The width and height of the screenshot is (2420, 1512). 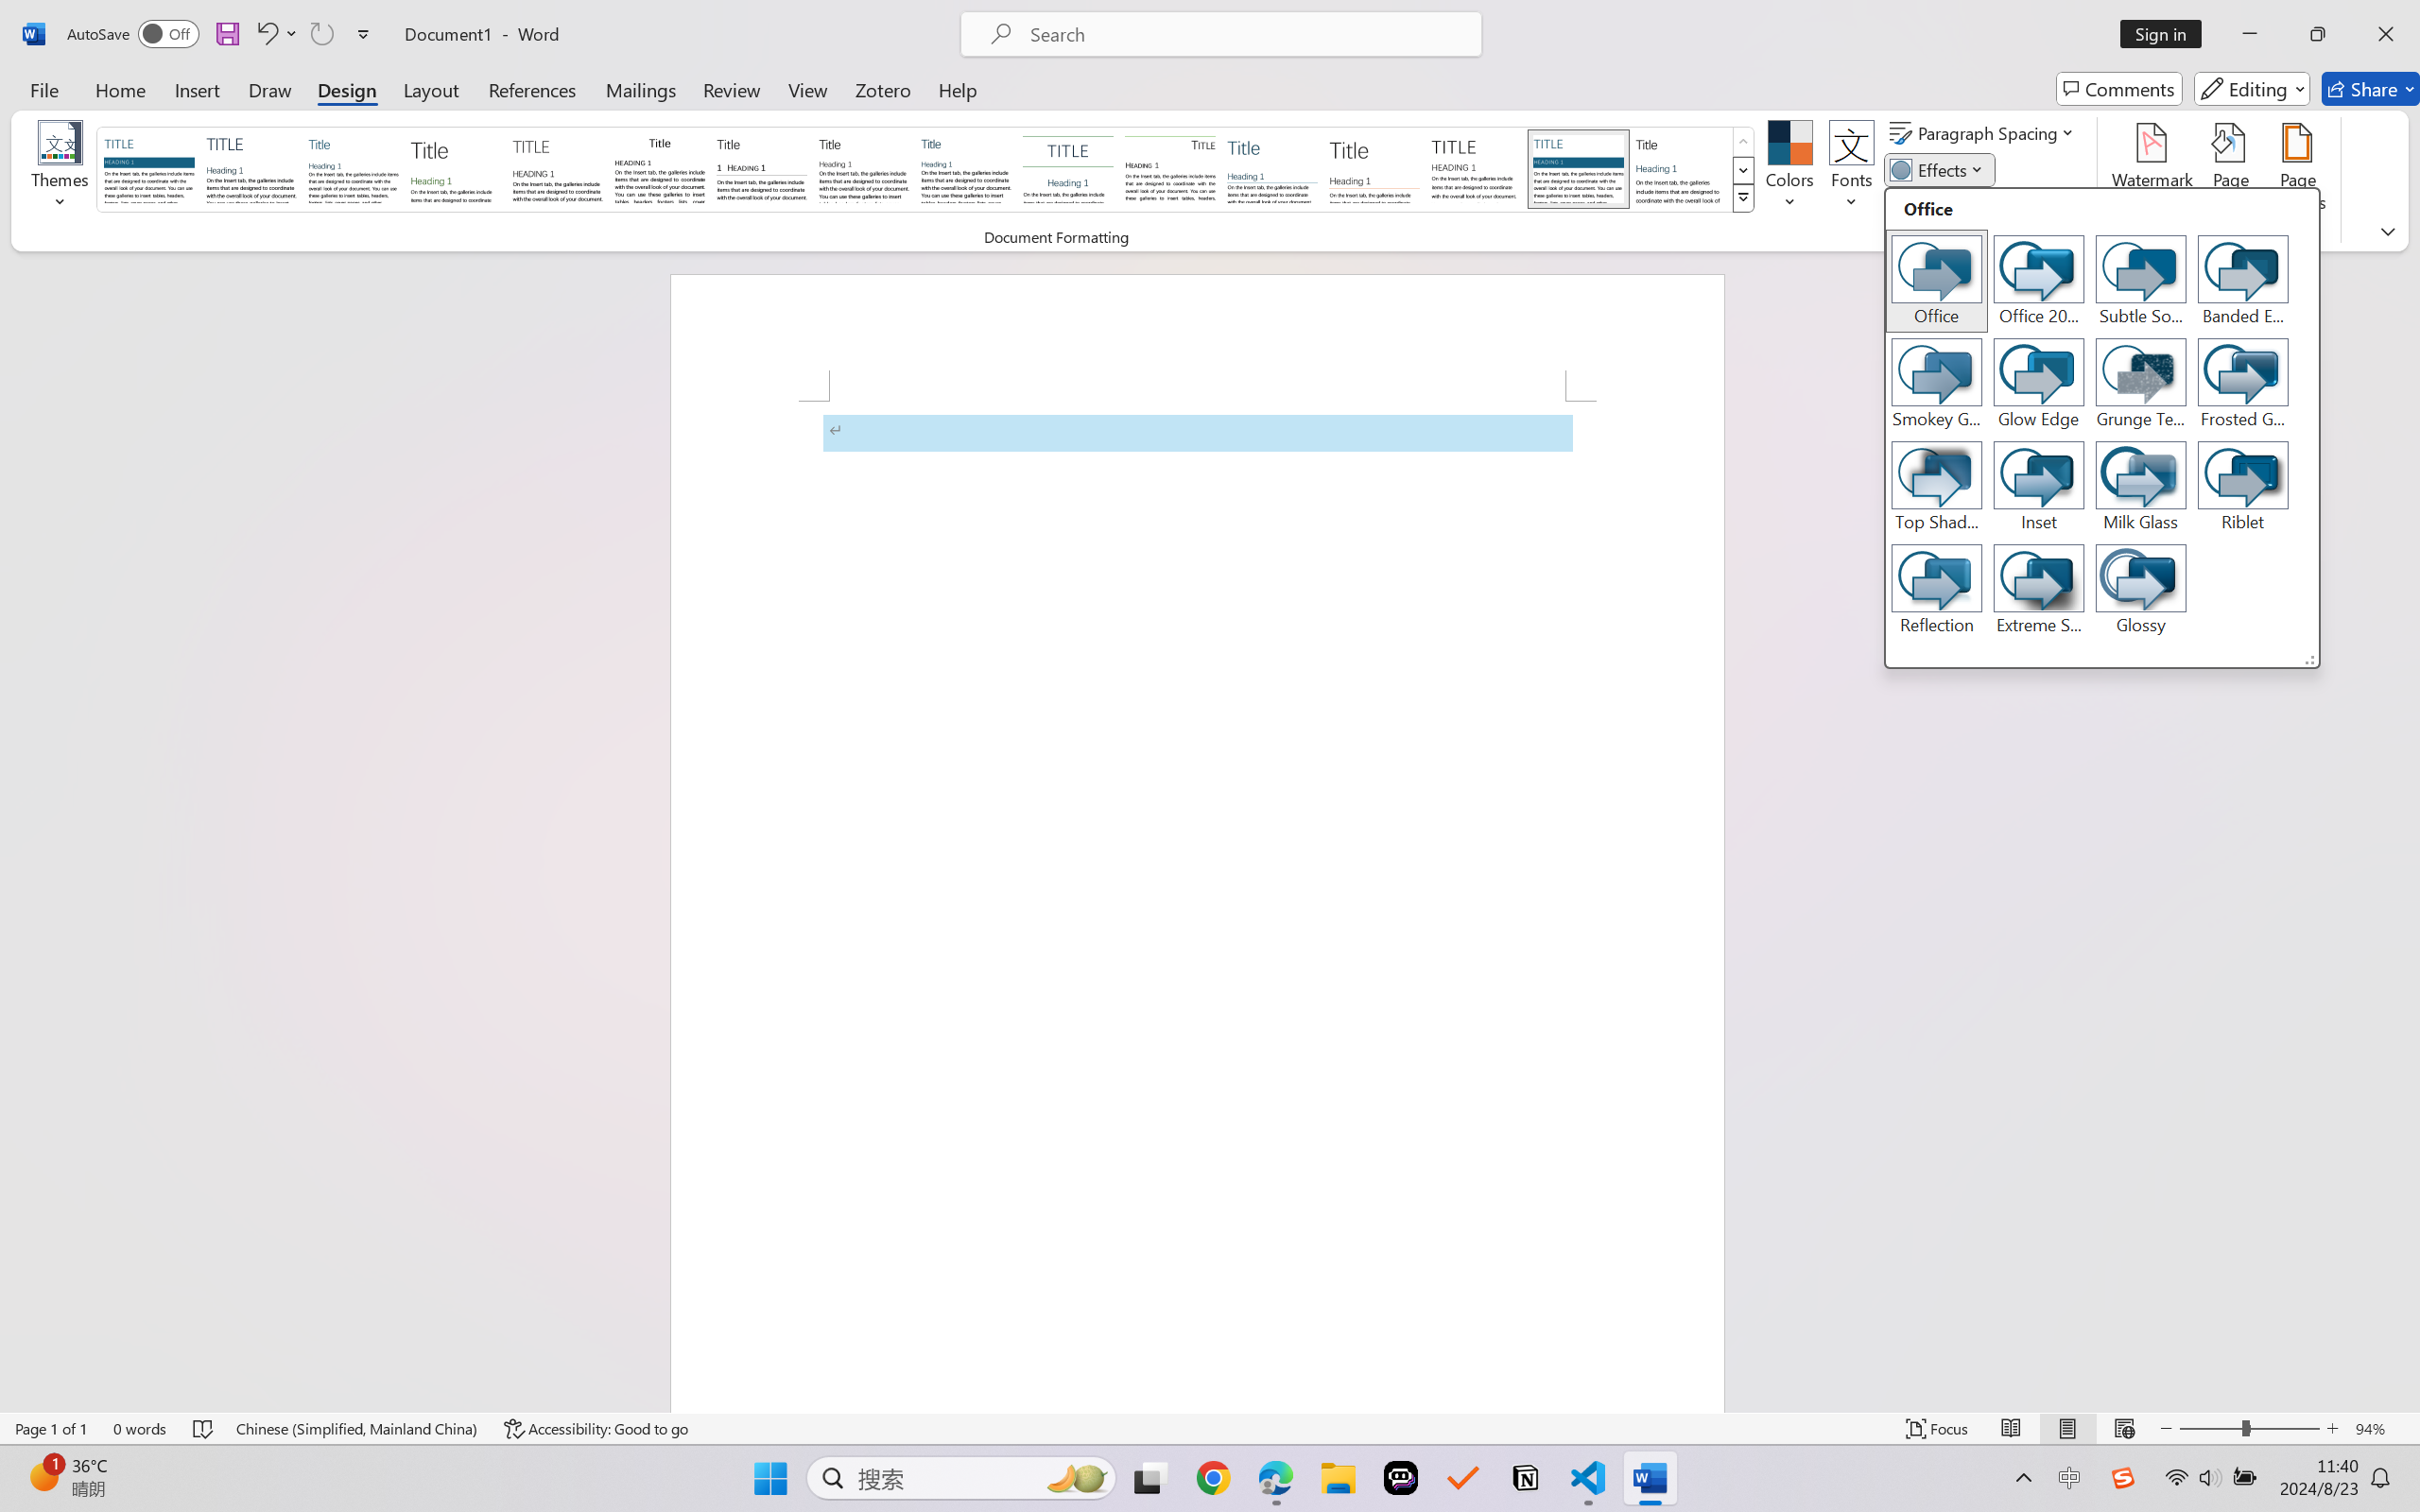 What do you see at coordinates (1742, 198) in the screenshot?
I see `'Style Set'` at bounding box center [1742, 198].